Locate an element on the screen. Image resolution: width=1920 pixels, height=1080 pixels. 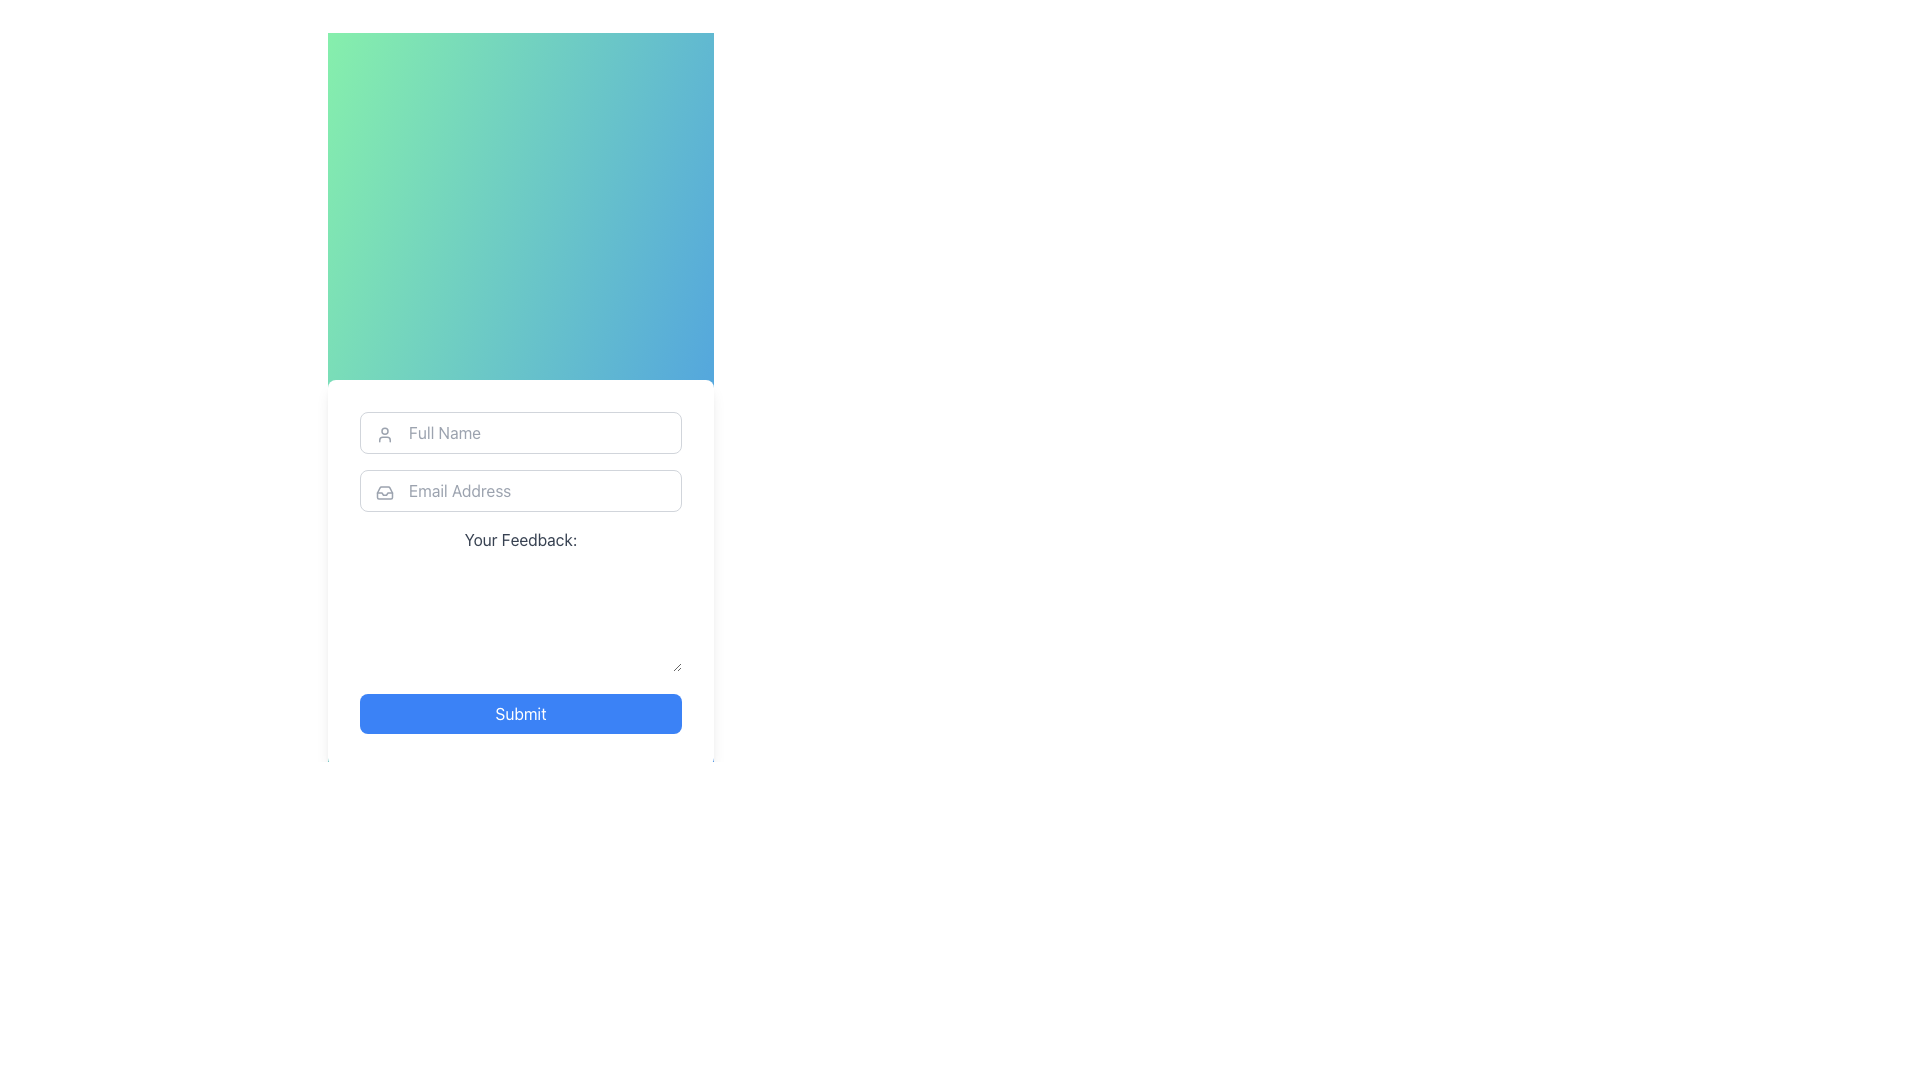
the user silhouette icon located to the left of the 'Full Name' input field, which is represented by a light gray color and simplistic design is located at coordinates (384, 434).